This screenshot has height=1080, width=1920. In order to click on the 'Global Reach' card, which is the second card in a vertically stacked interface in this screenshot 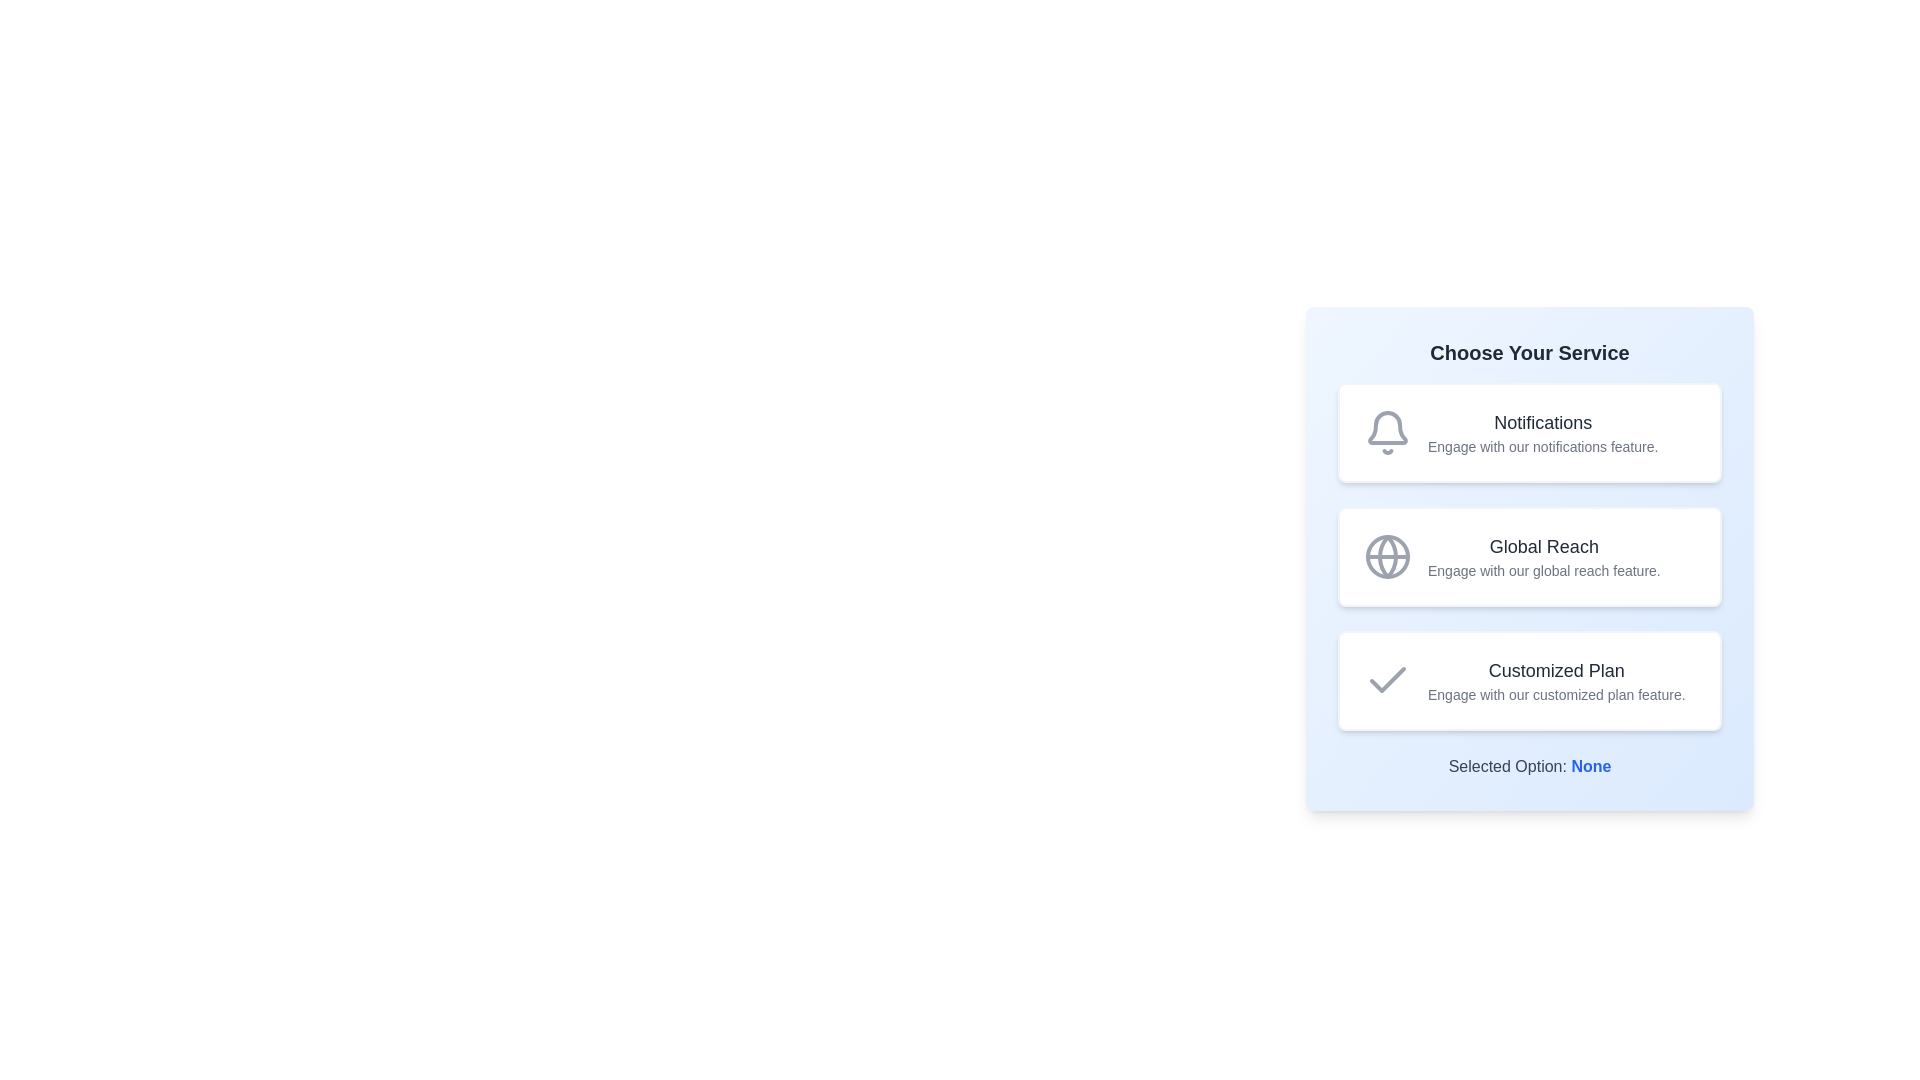, I will do `click(1529, 559)`.